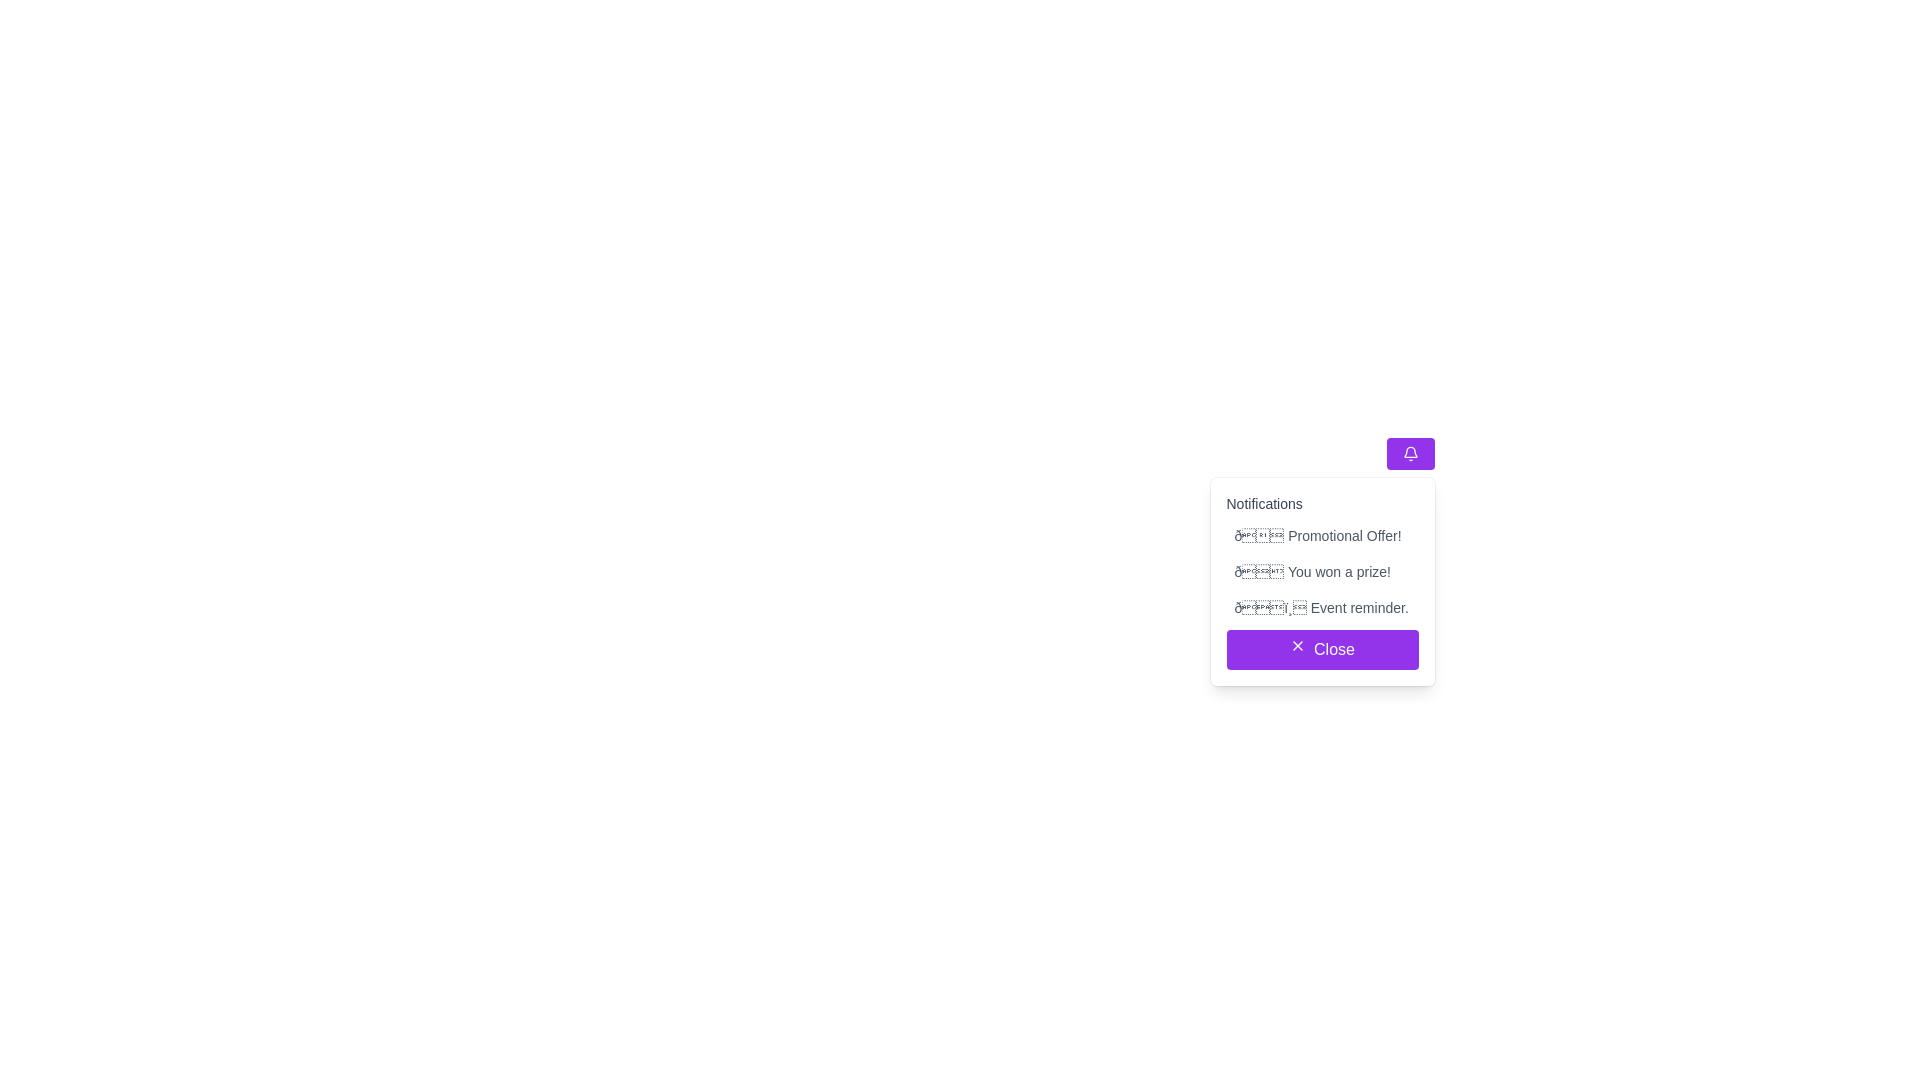 The width and height of the screenshot is (1920, 1080). What do you see at coordinates (1409, 454) in the screenshot?
I see `the Icon button located within the purple button at the top-right corner of the notification card` at bounding box center [1409, 454].